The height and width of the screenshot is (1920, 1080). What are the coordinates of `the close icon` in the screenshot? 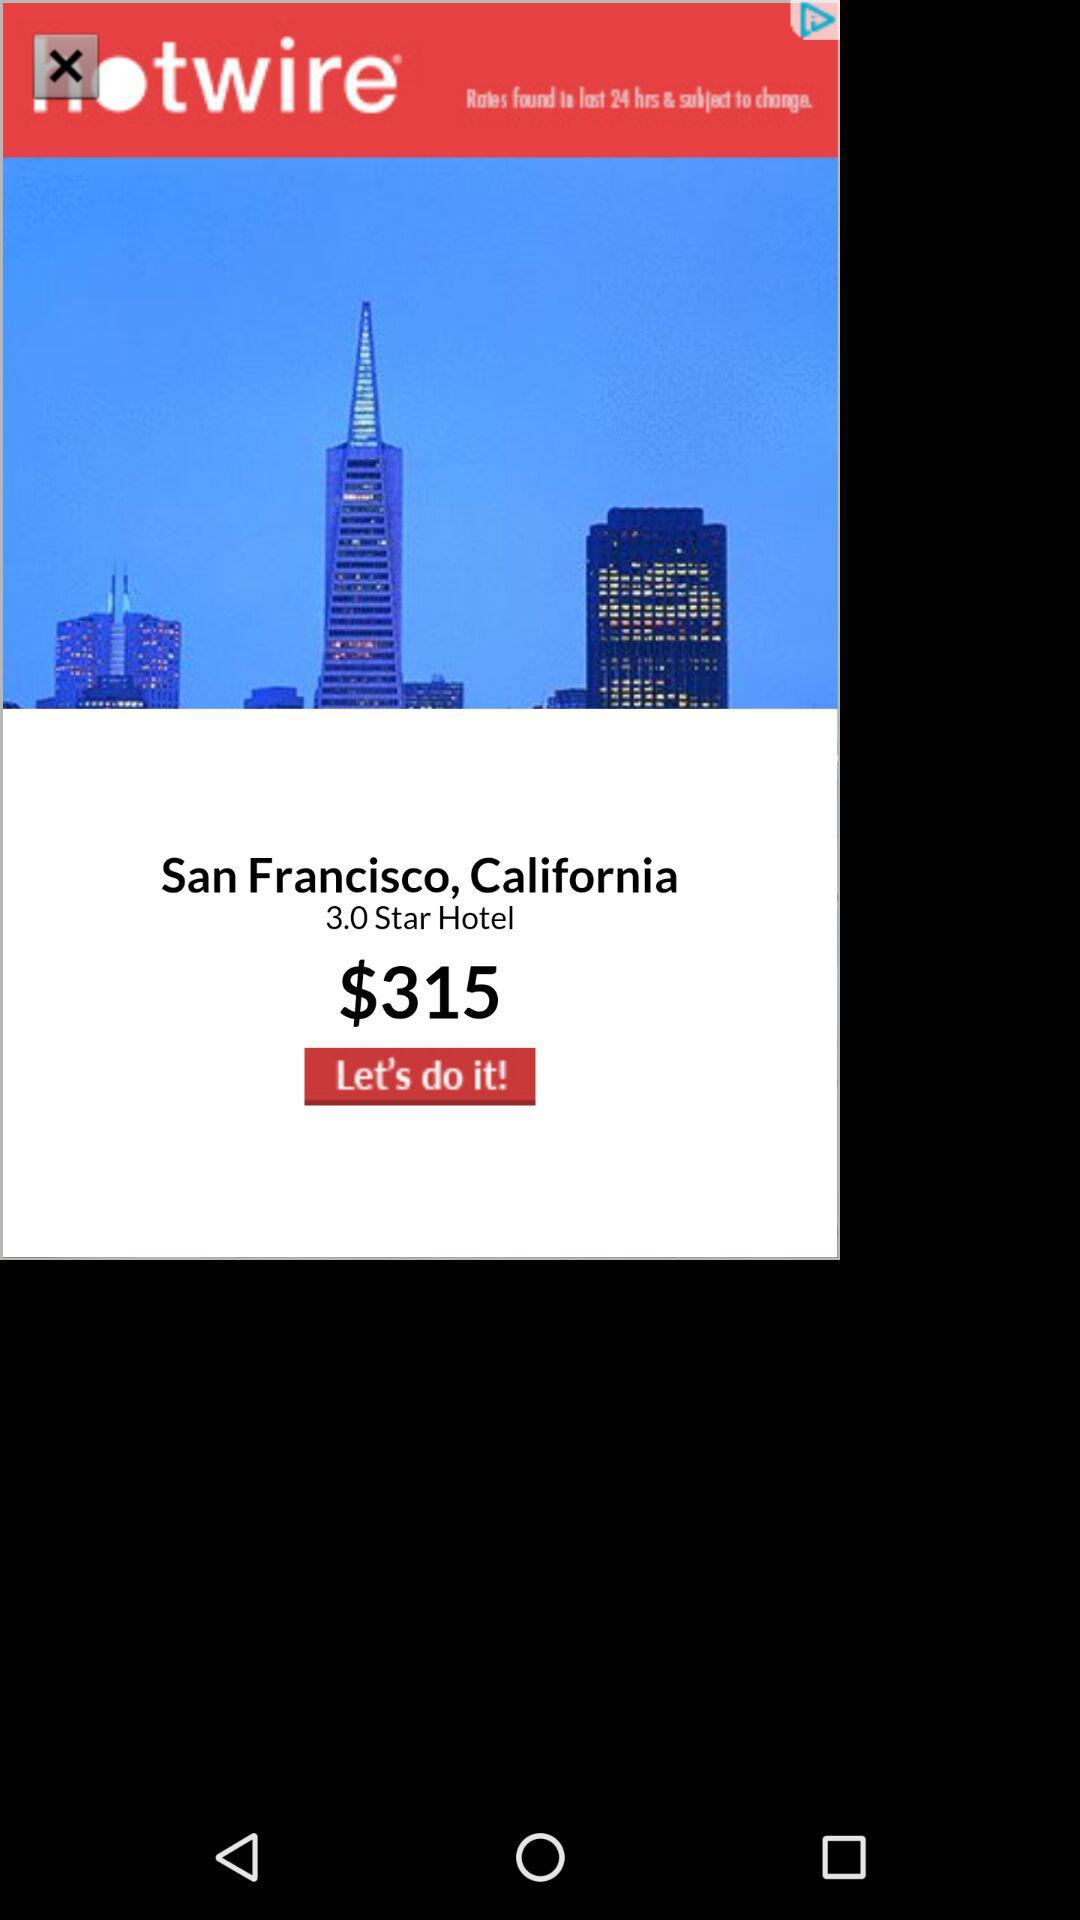 It's located at (64, 70).